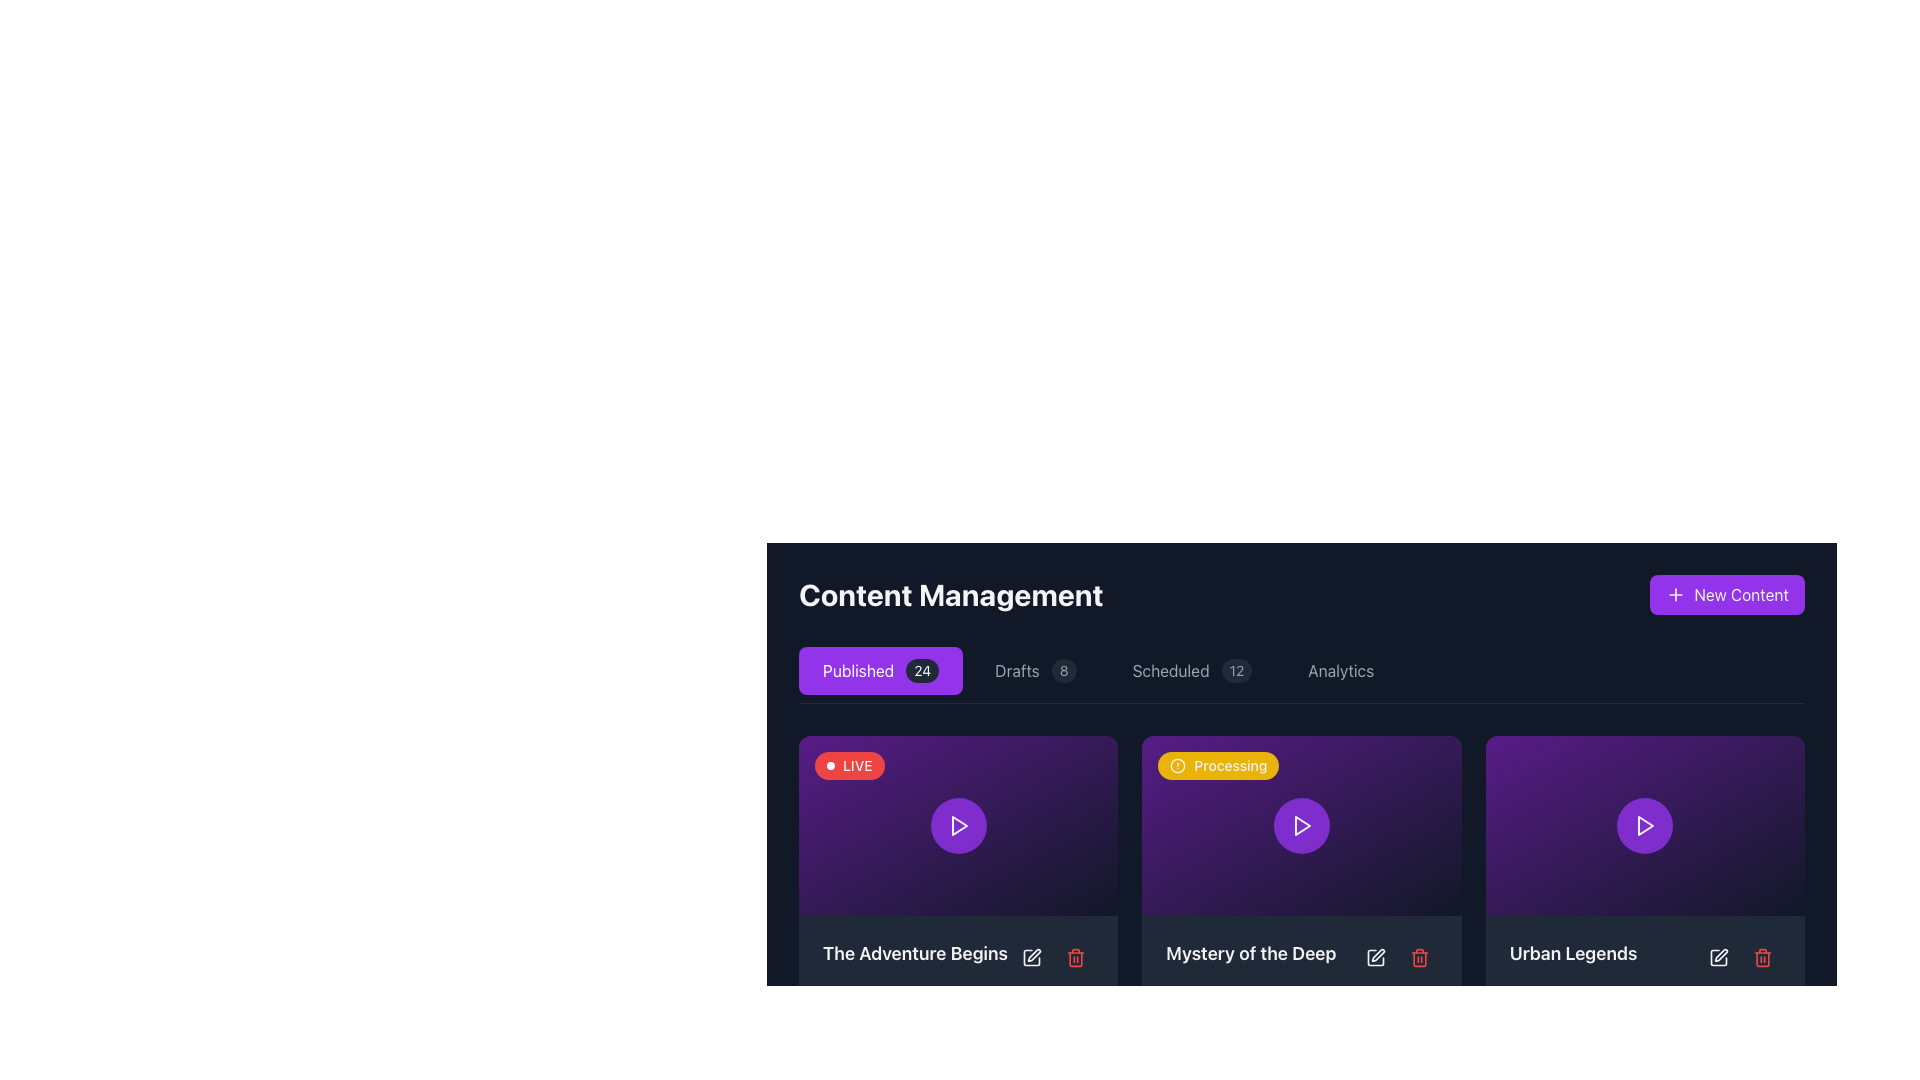 The image size is (1920, 1080). What do you see at coordinates (914, 952) in the screenshot?
I see `the text label located at the bottom of the leftmost content card, which serves as the title or identifier for the item` at bounding box center [914, 952].